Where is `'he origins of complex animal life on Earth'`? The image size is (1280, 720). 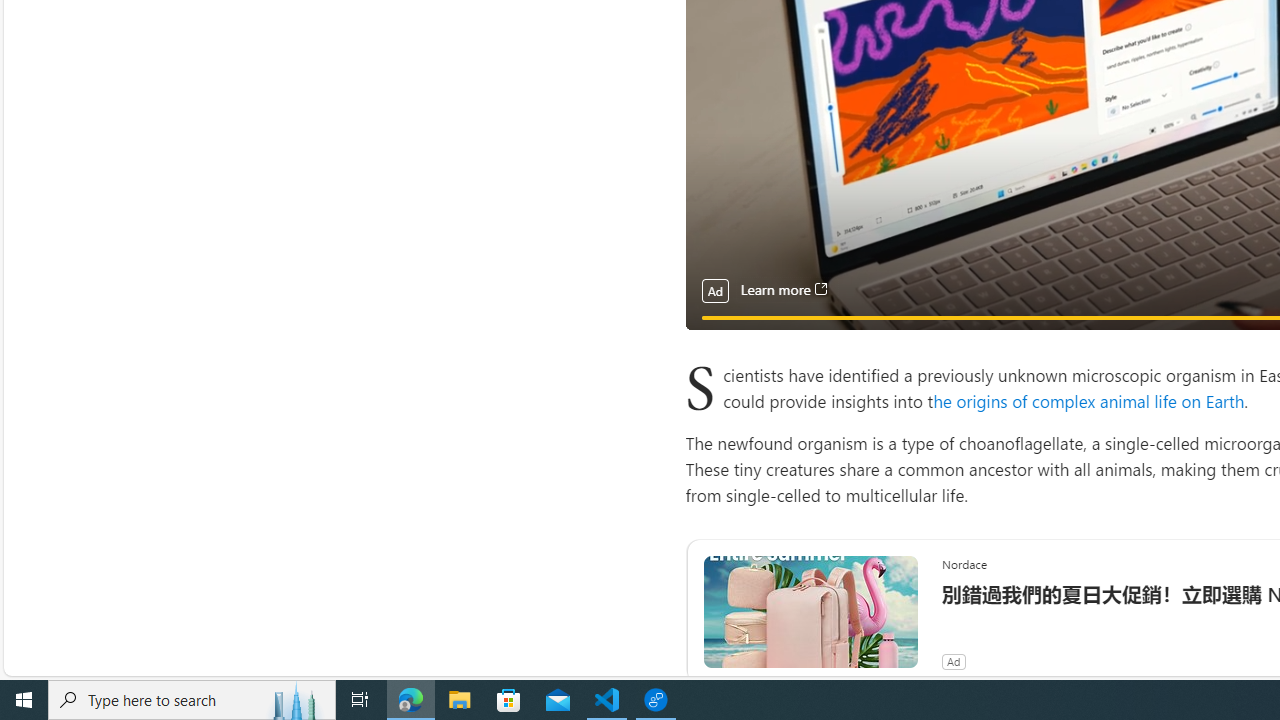 'he origins of complex animal life on Earth' is located at coordinates (1088, 400).